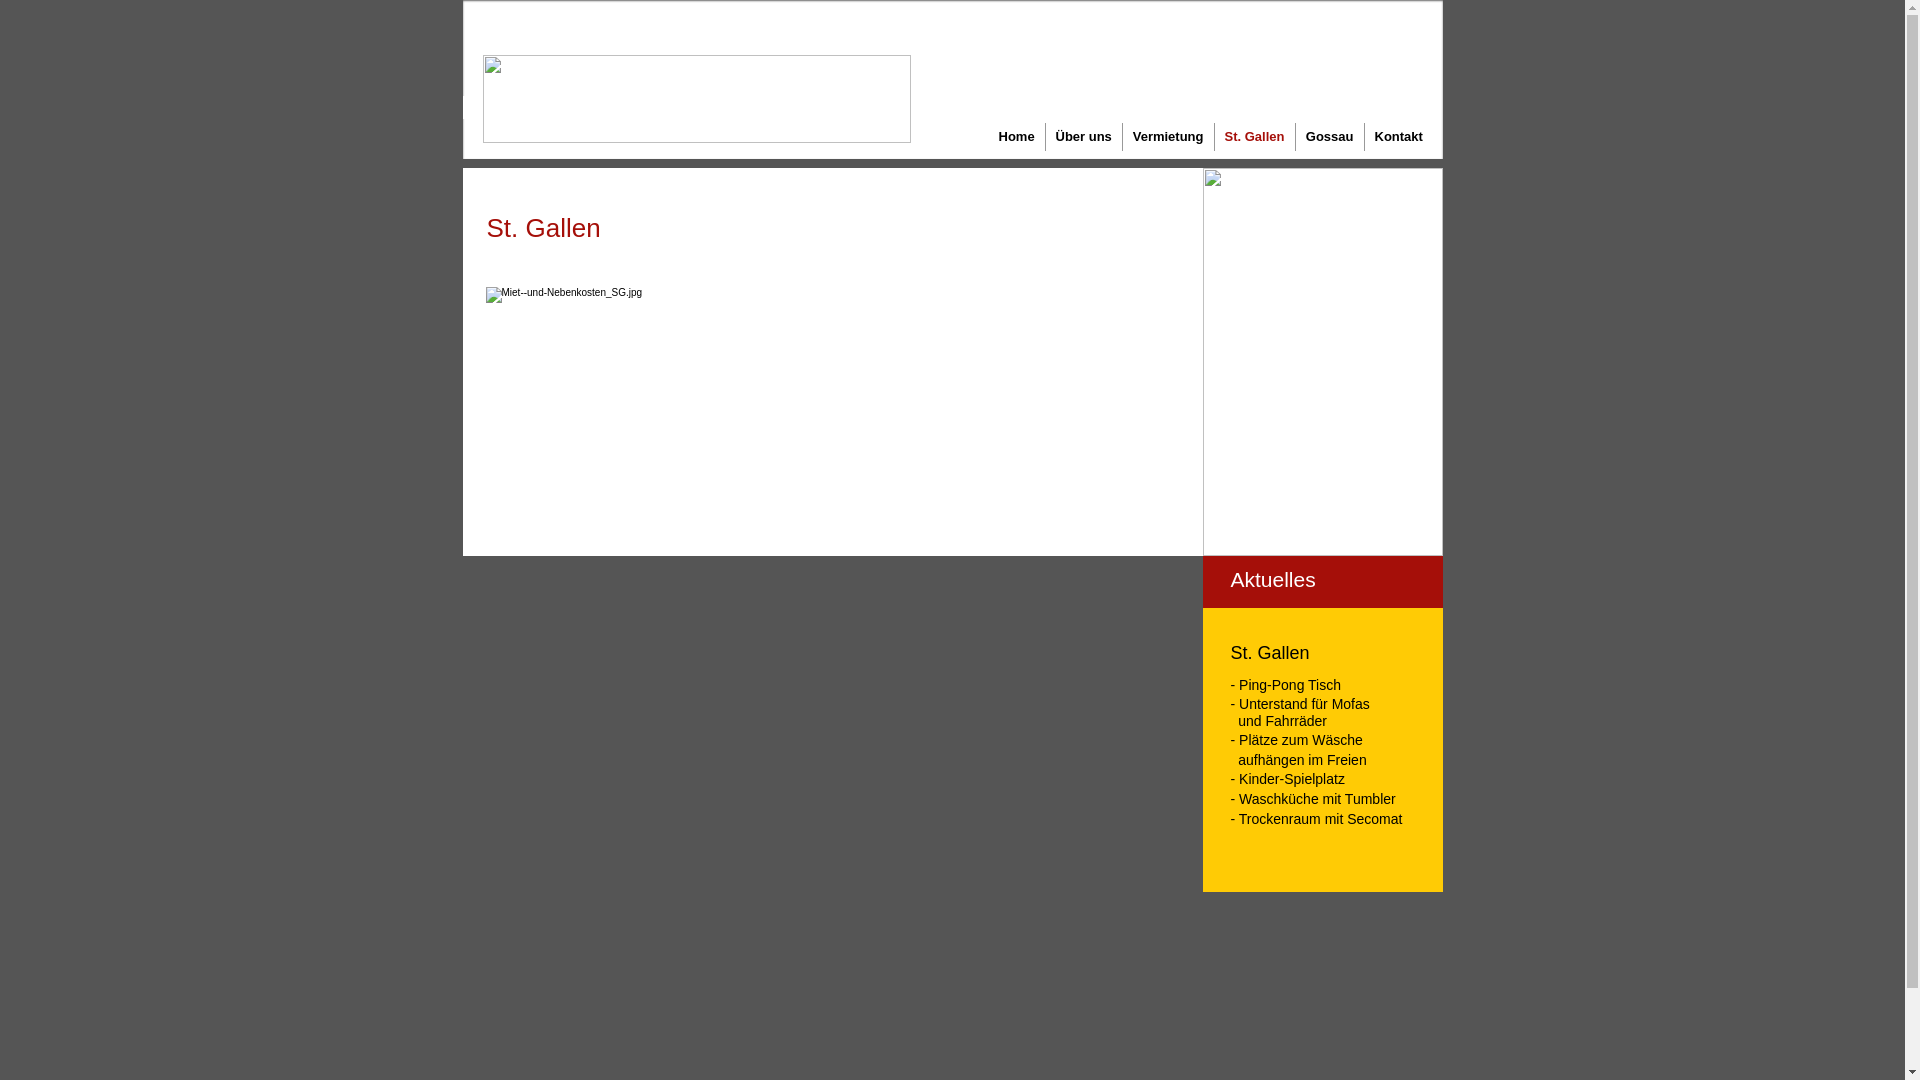  I want to click on 'Gossau', so click(1329, 136).